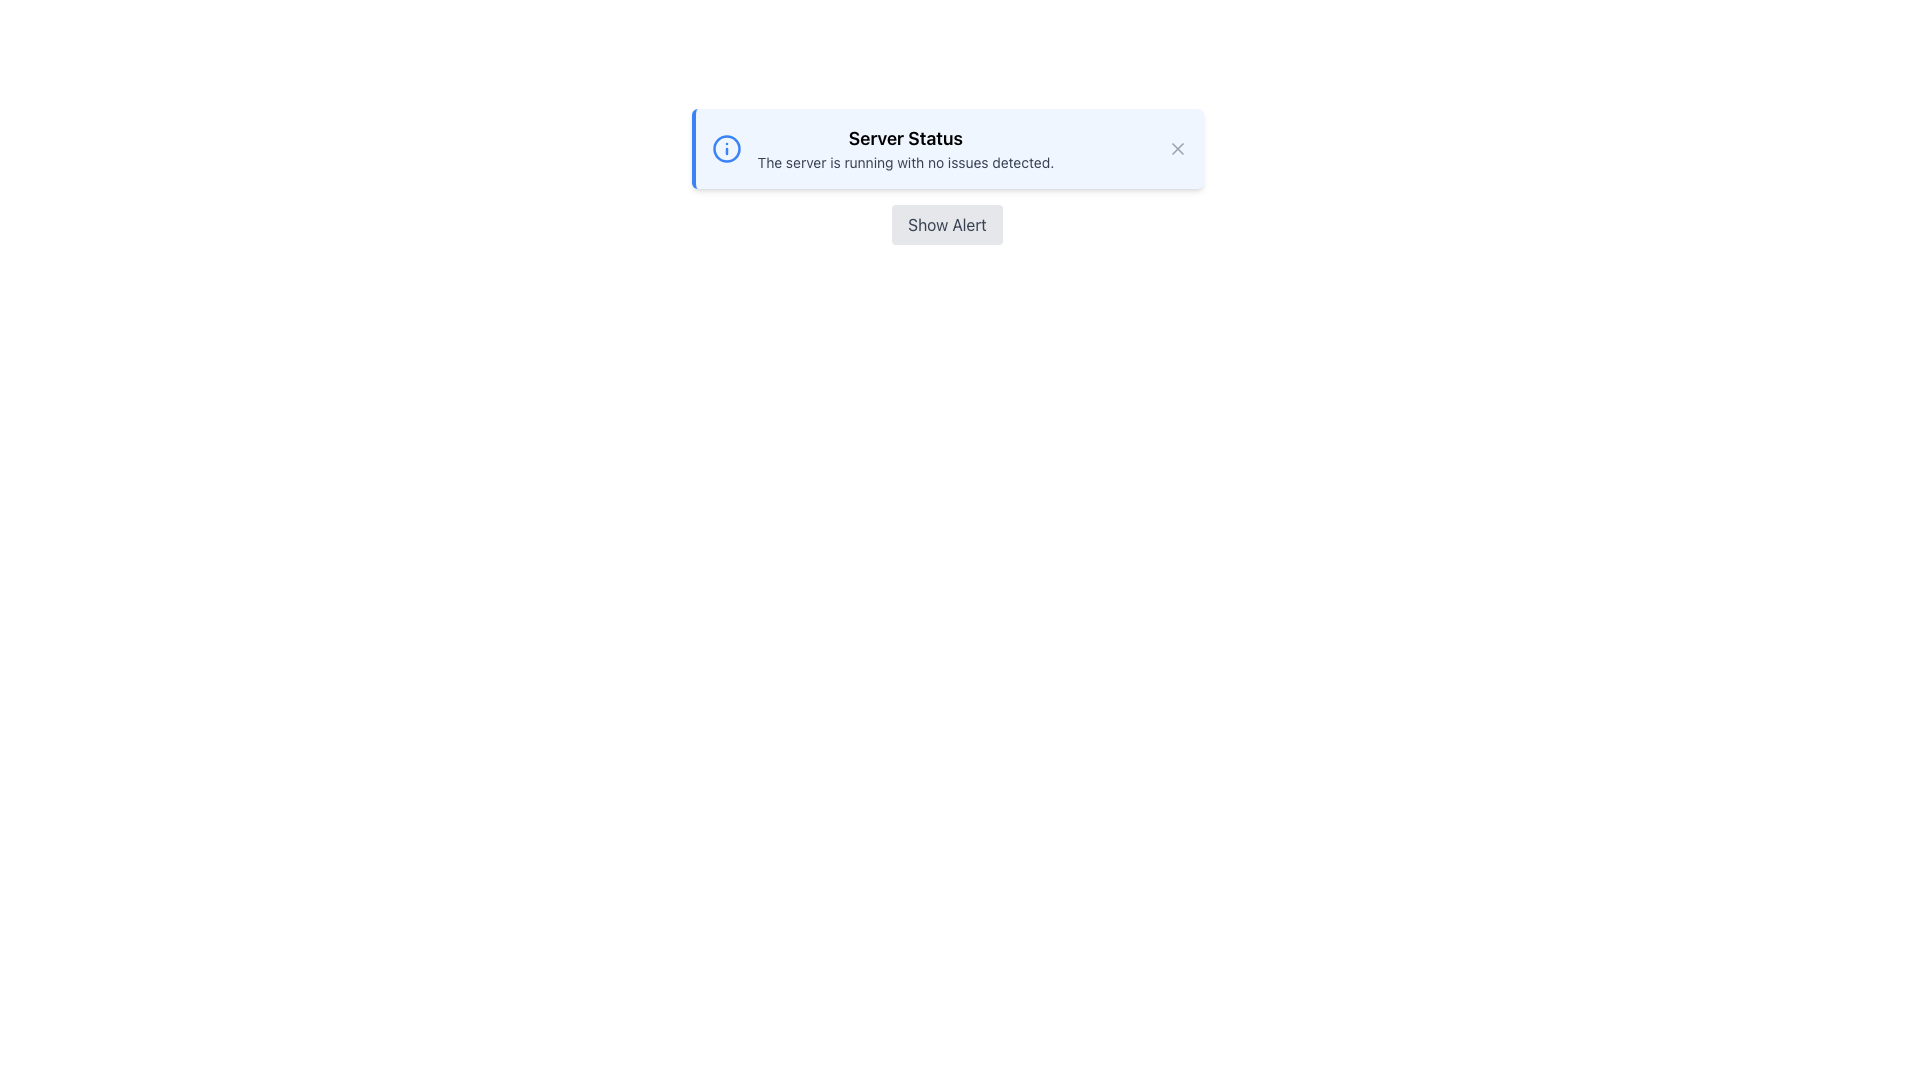  I want to click on the informative icon located on the left side of the notification banner, next to the text 'Server Status The server is running with no issues detected.', so click(725, 148).